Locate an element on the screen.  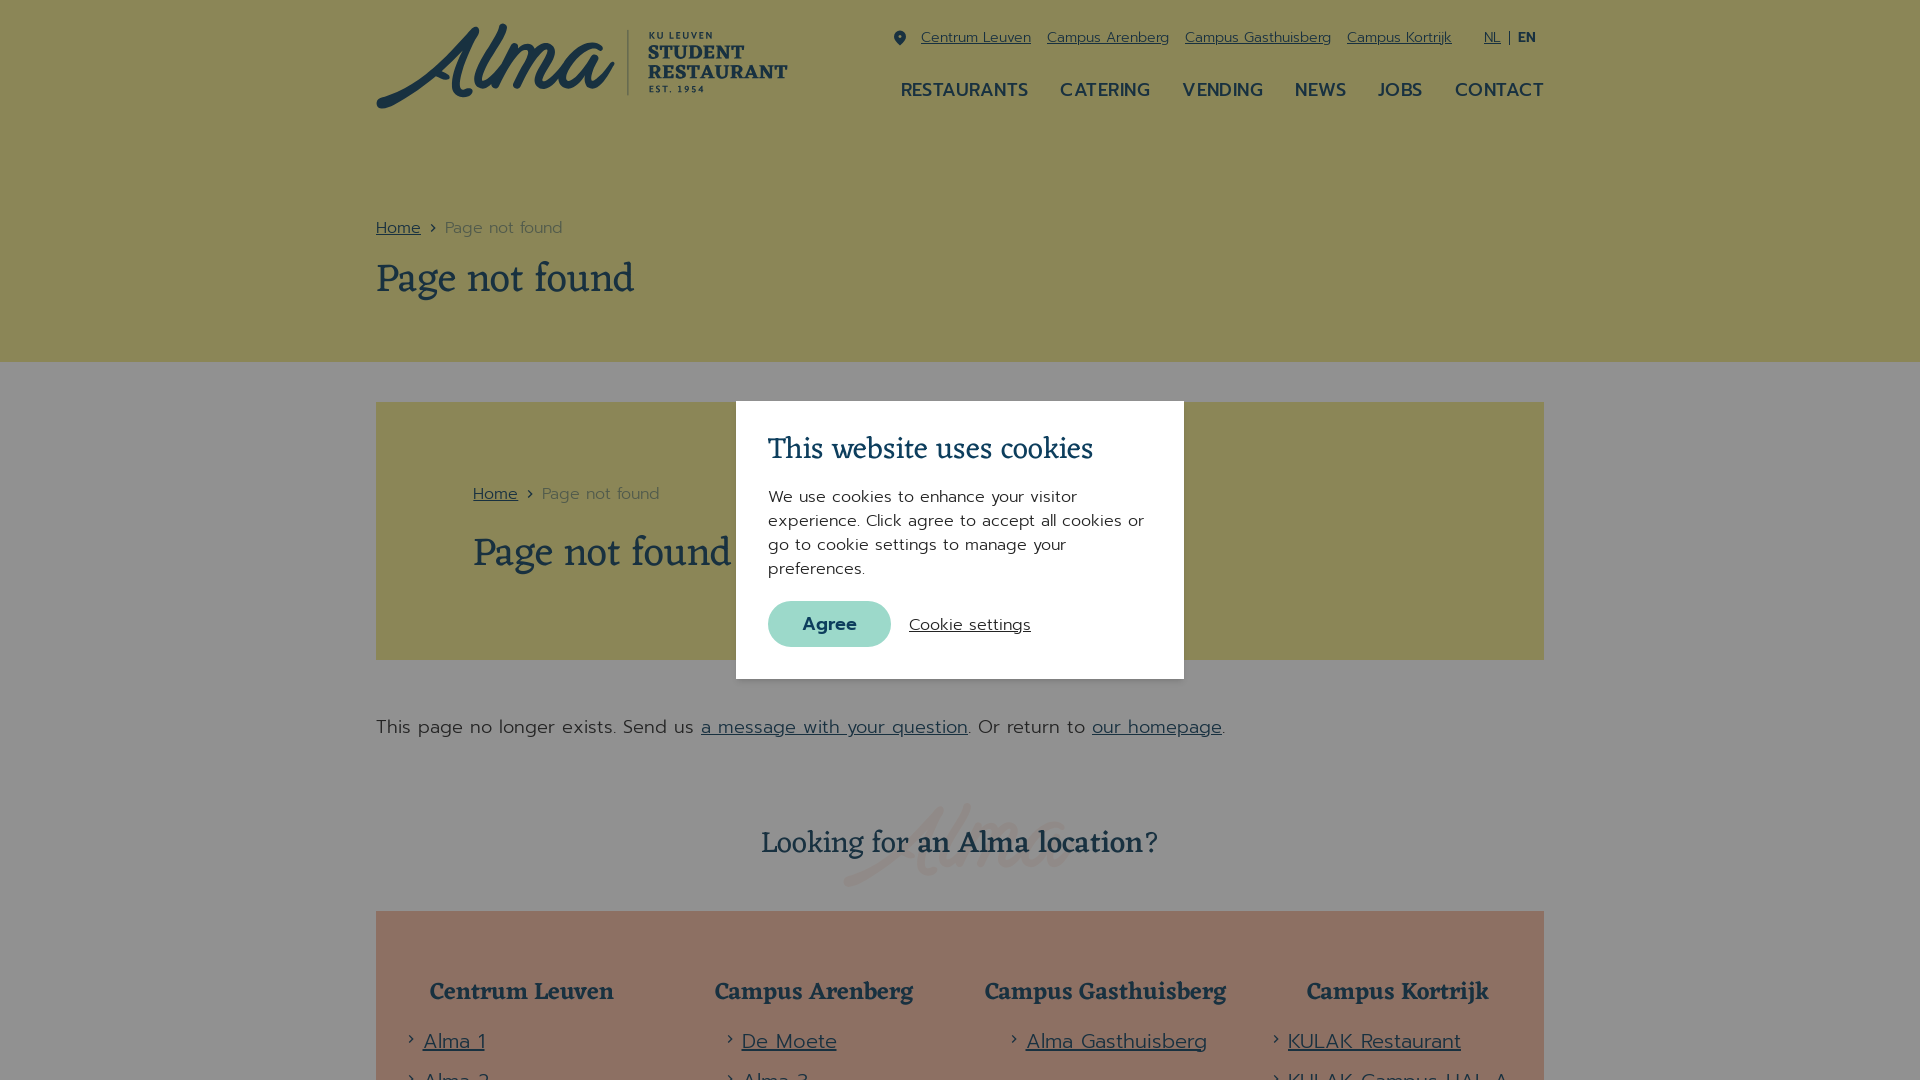
'CATERING' is located at coordinates (1103, 88).